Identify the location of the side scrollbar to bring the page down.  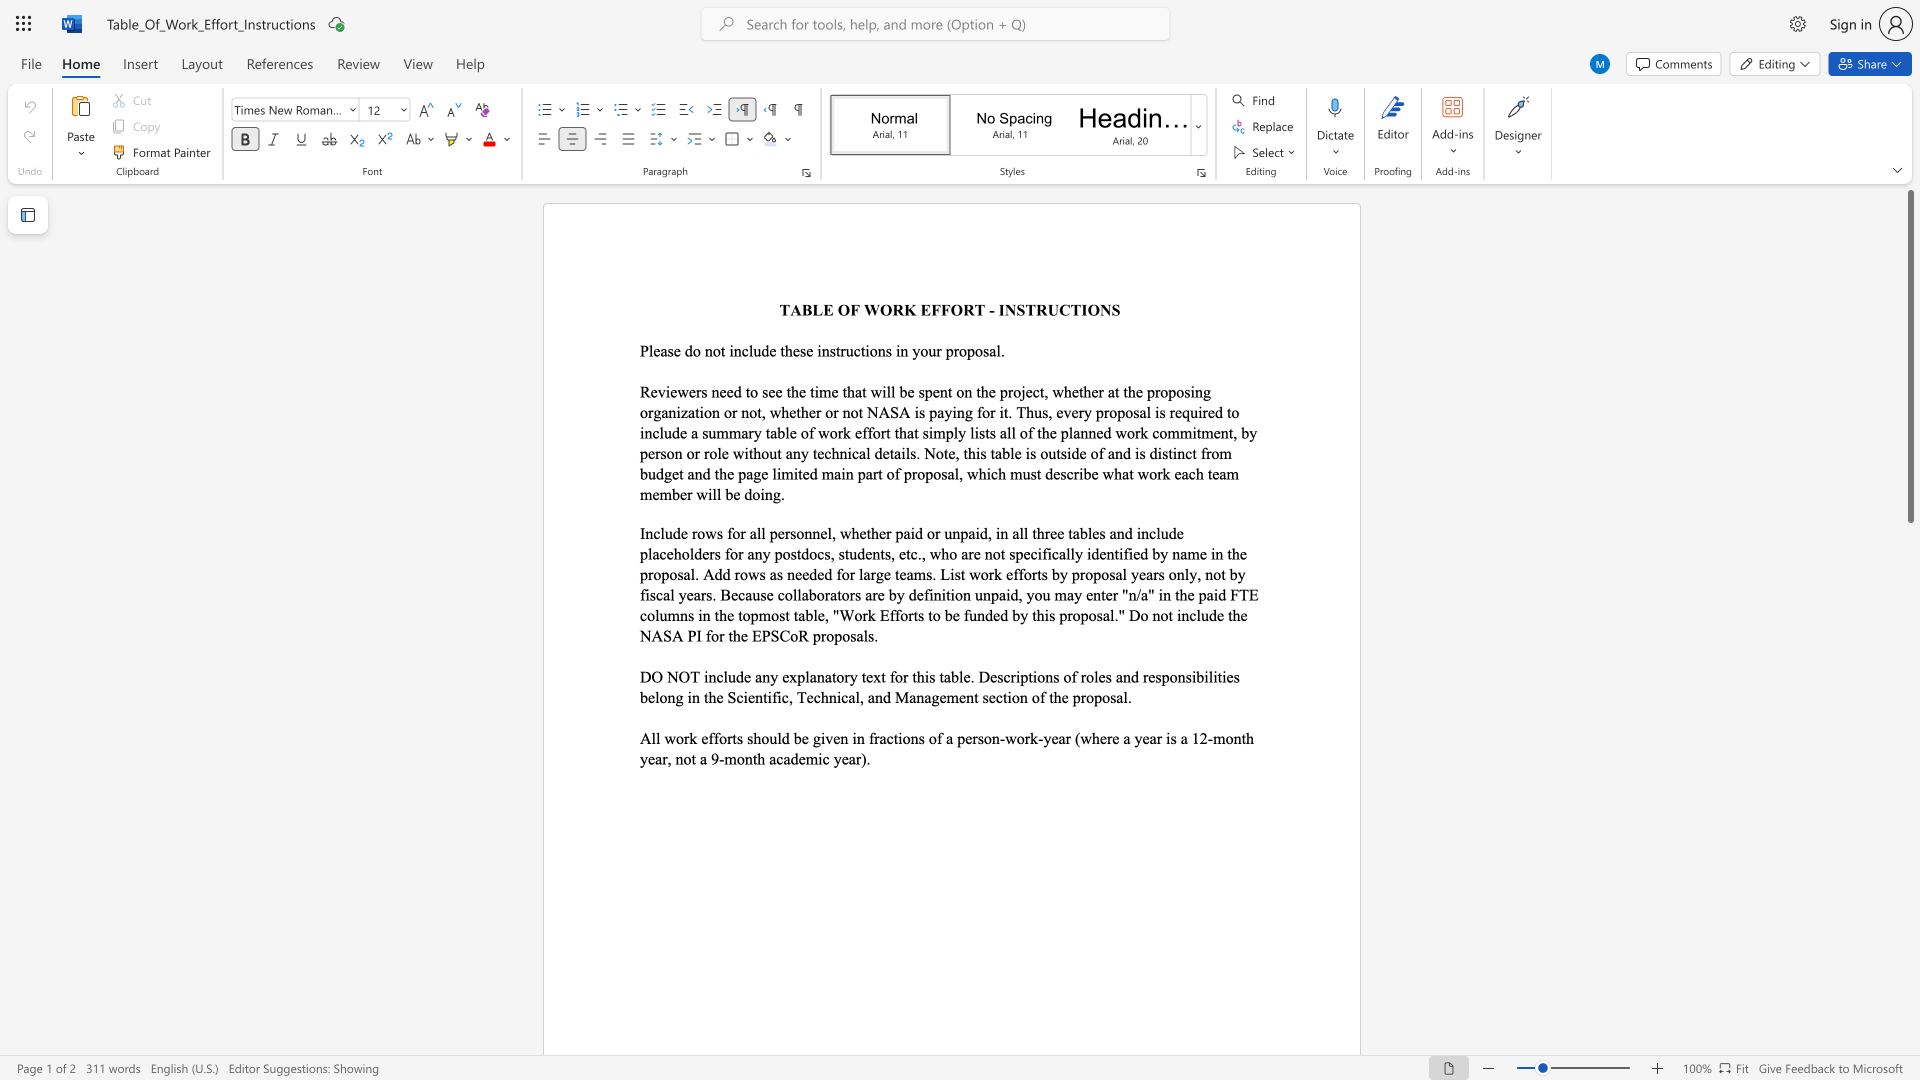
(1909, 869).